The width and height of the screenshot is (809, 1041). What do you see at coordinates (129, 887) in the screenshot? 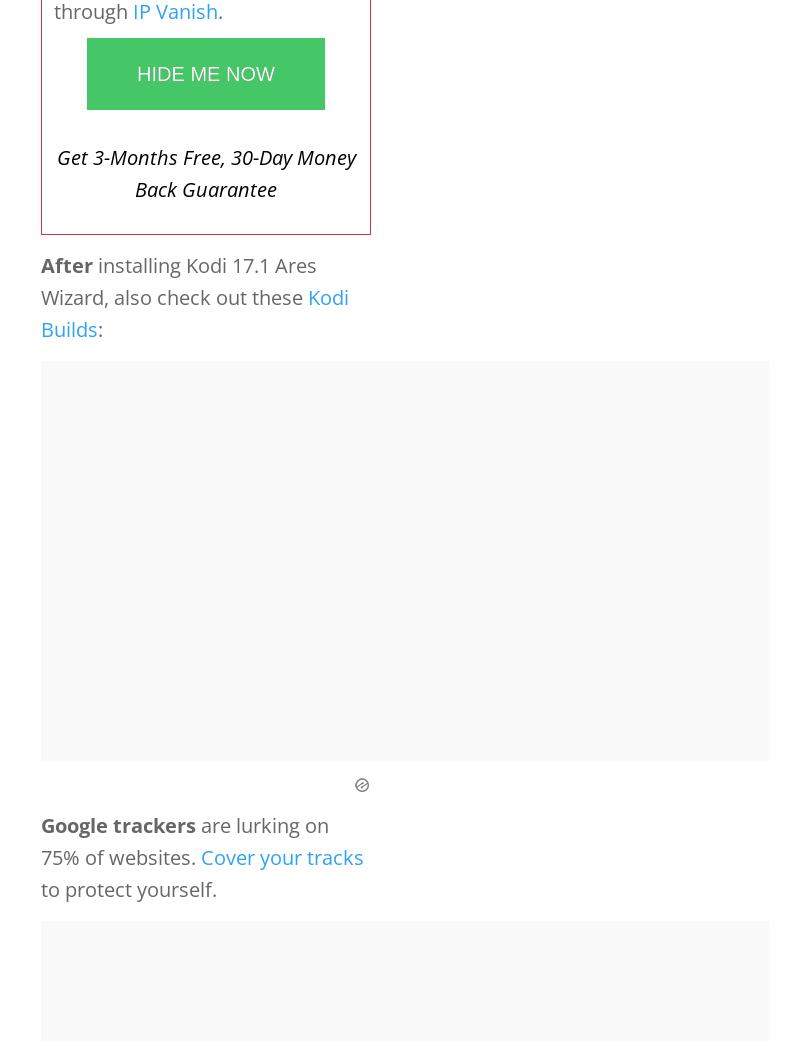
I see `'to protect yourself.'` at bounding box center [129, 887].